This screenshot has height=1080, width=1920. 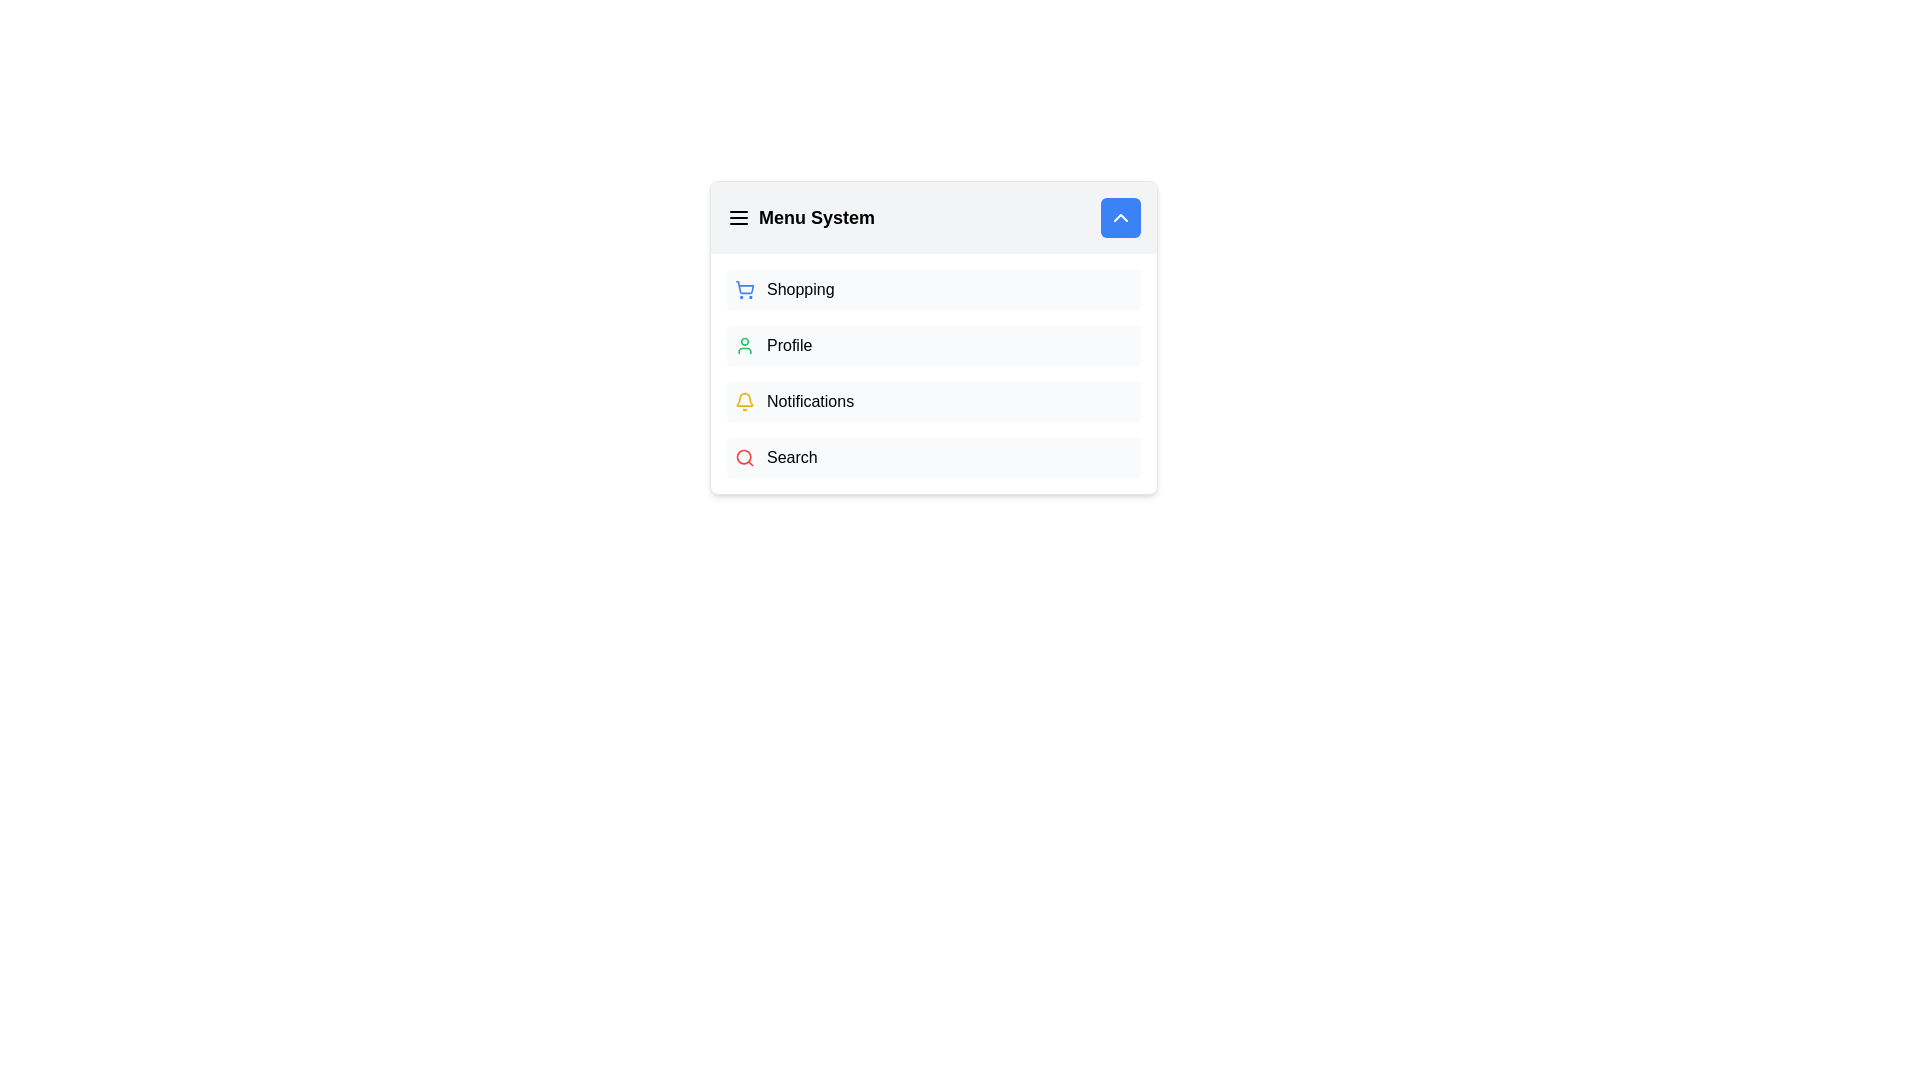 I want to click on the 'Notifications' text label in the menu, so click(x=810, y=401).